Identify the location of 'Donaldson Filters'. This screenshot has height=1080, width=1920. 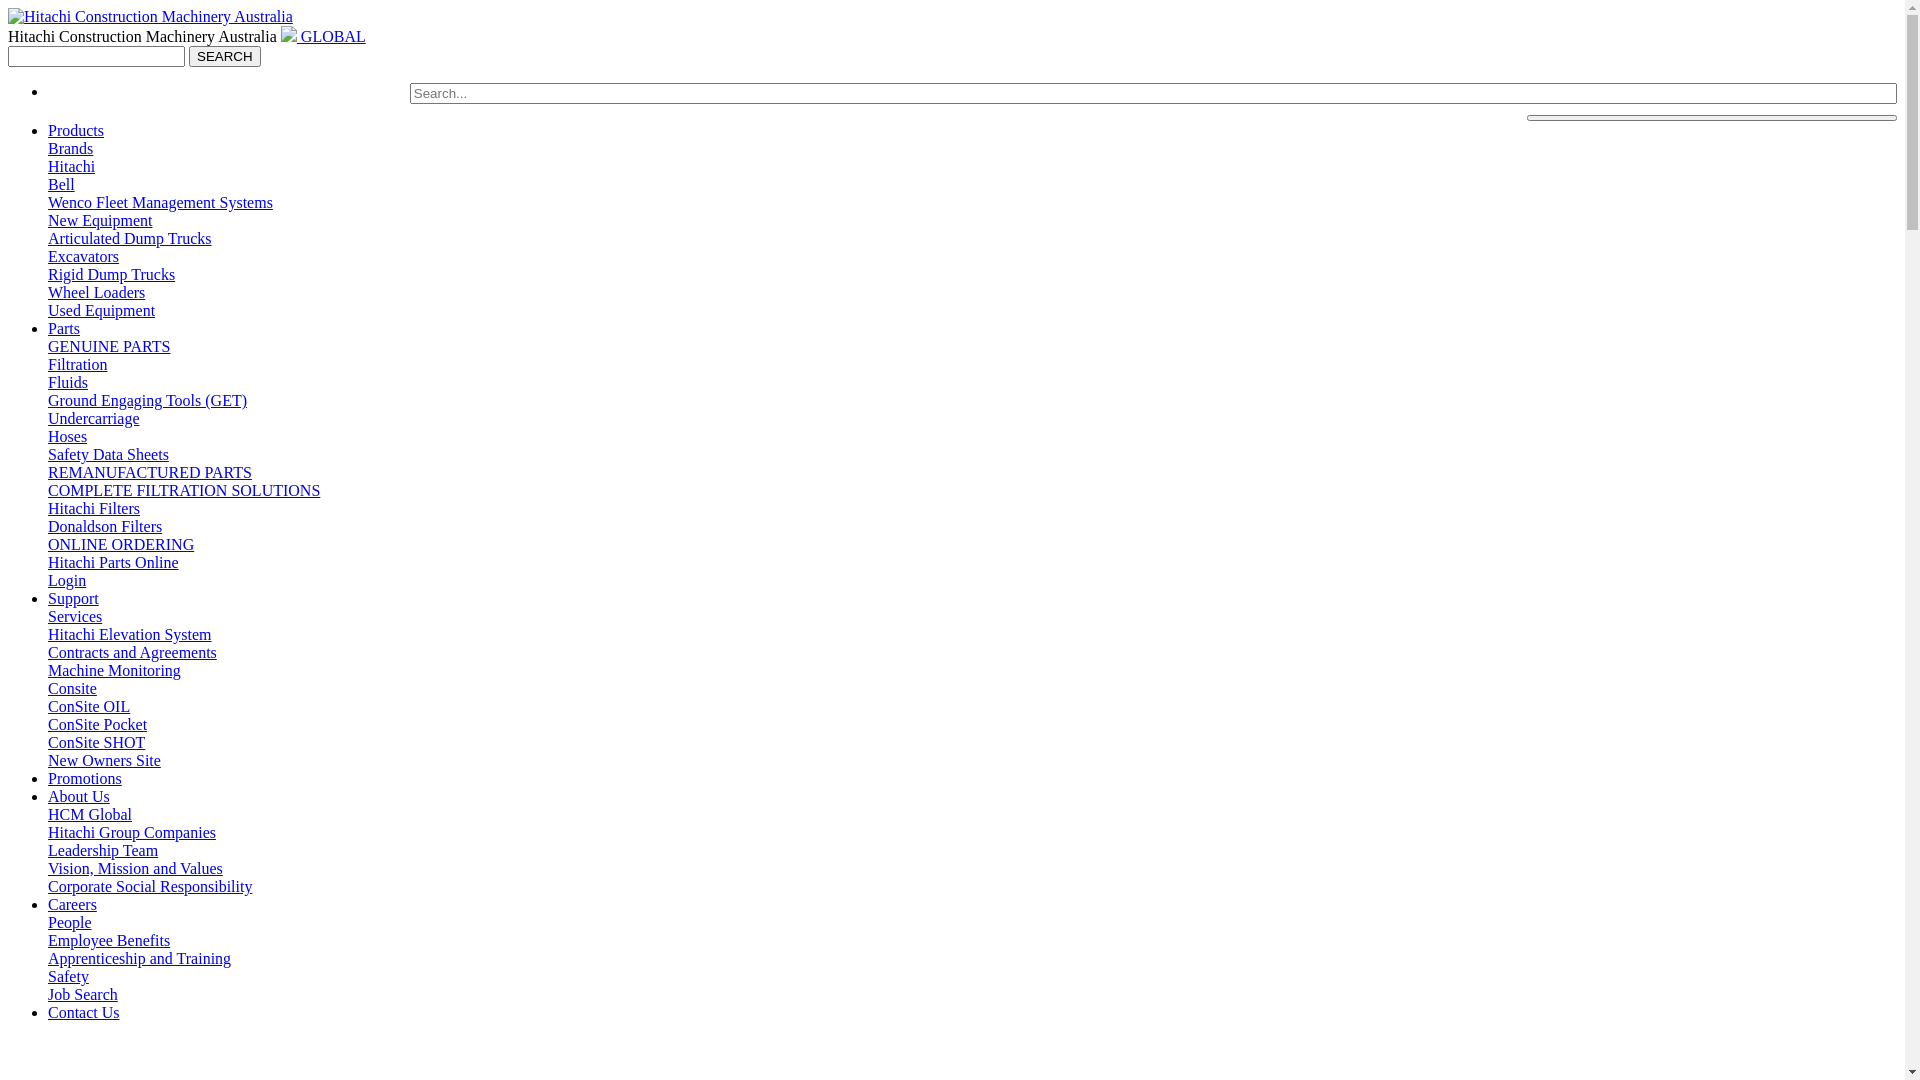
(104, 525).